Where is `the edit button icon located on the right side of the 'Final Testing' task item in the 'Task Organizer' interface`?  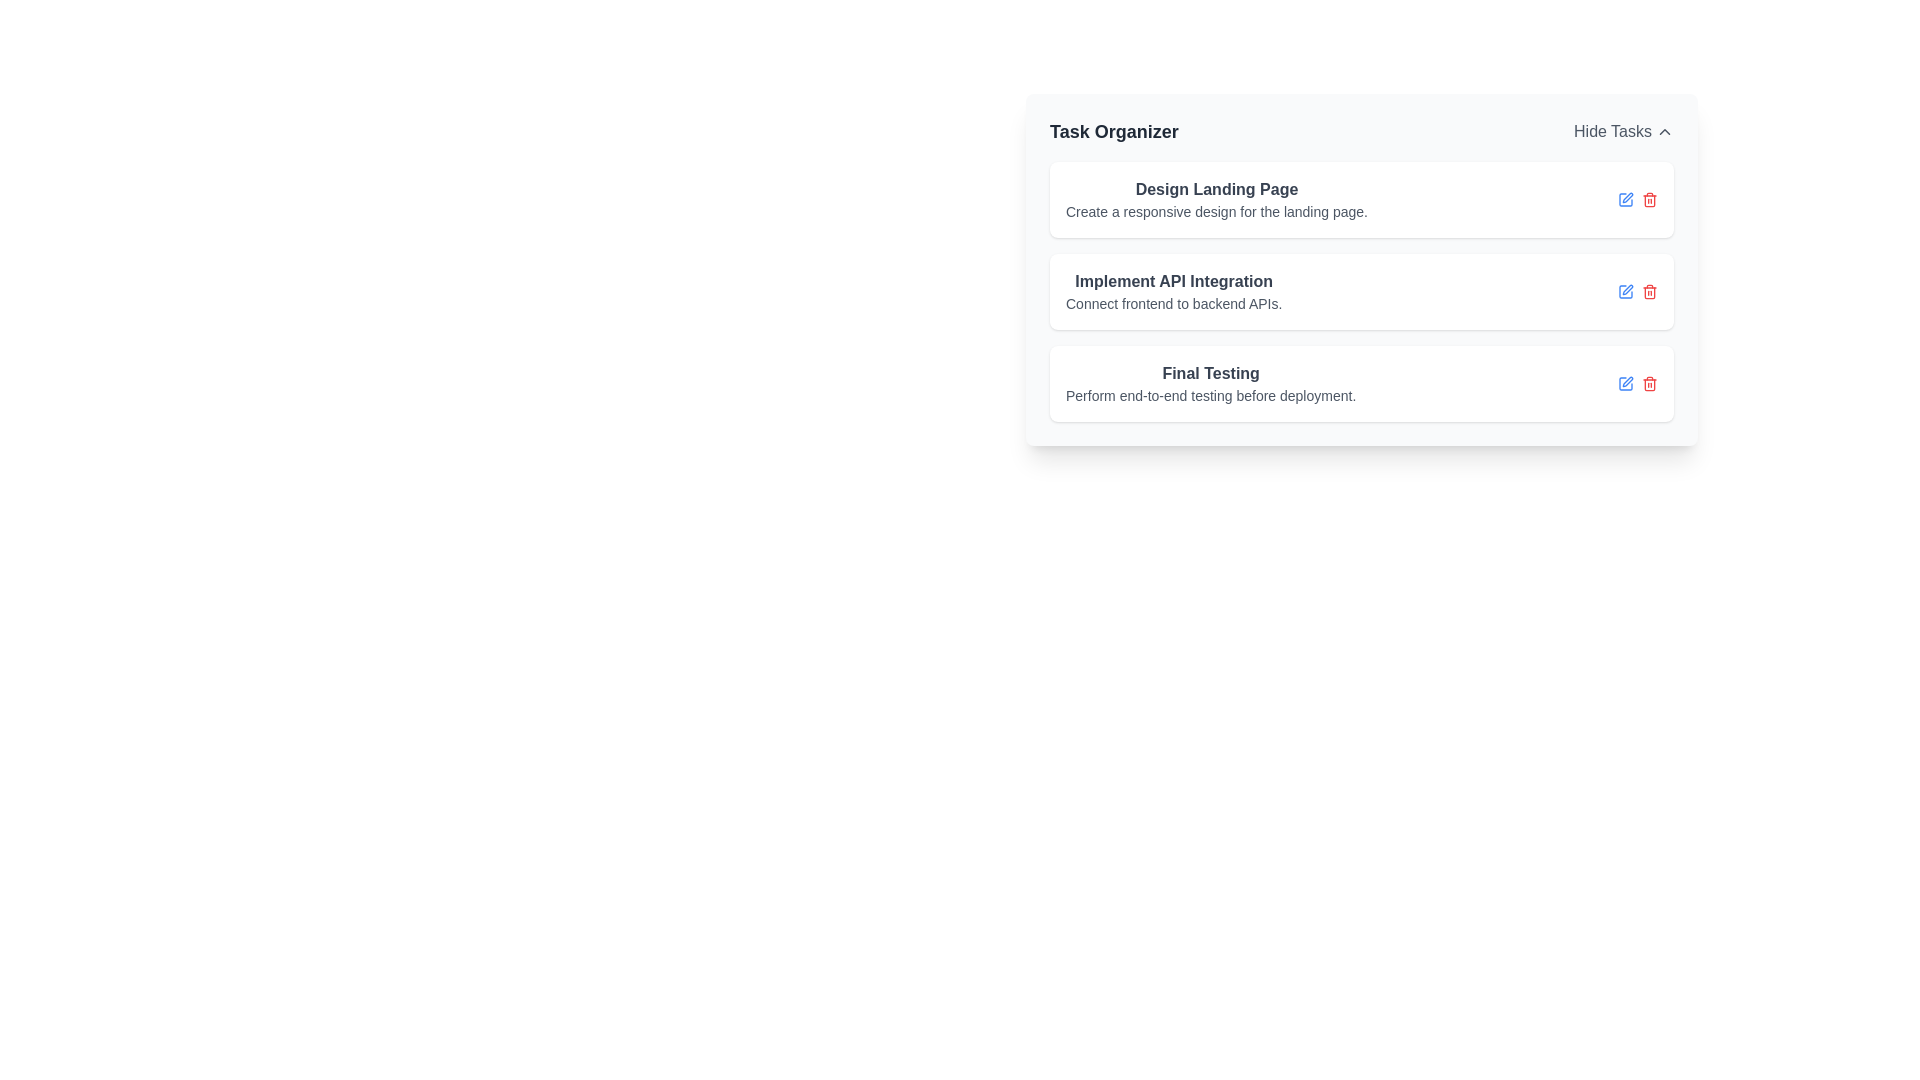
the edit button icon located on the right side of the 'Final Testing' task item in the 'Task Organizer' interface is located at coordinates (1626, 384).